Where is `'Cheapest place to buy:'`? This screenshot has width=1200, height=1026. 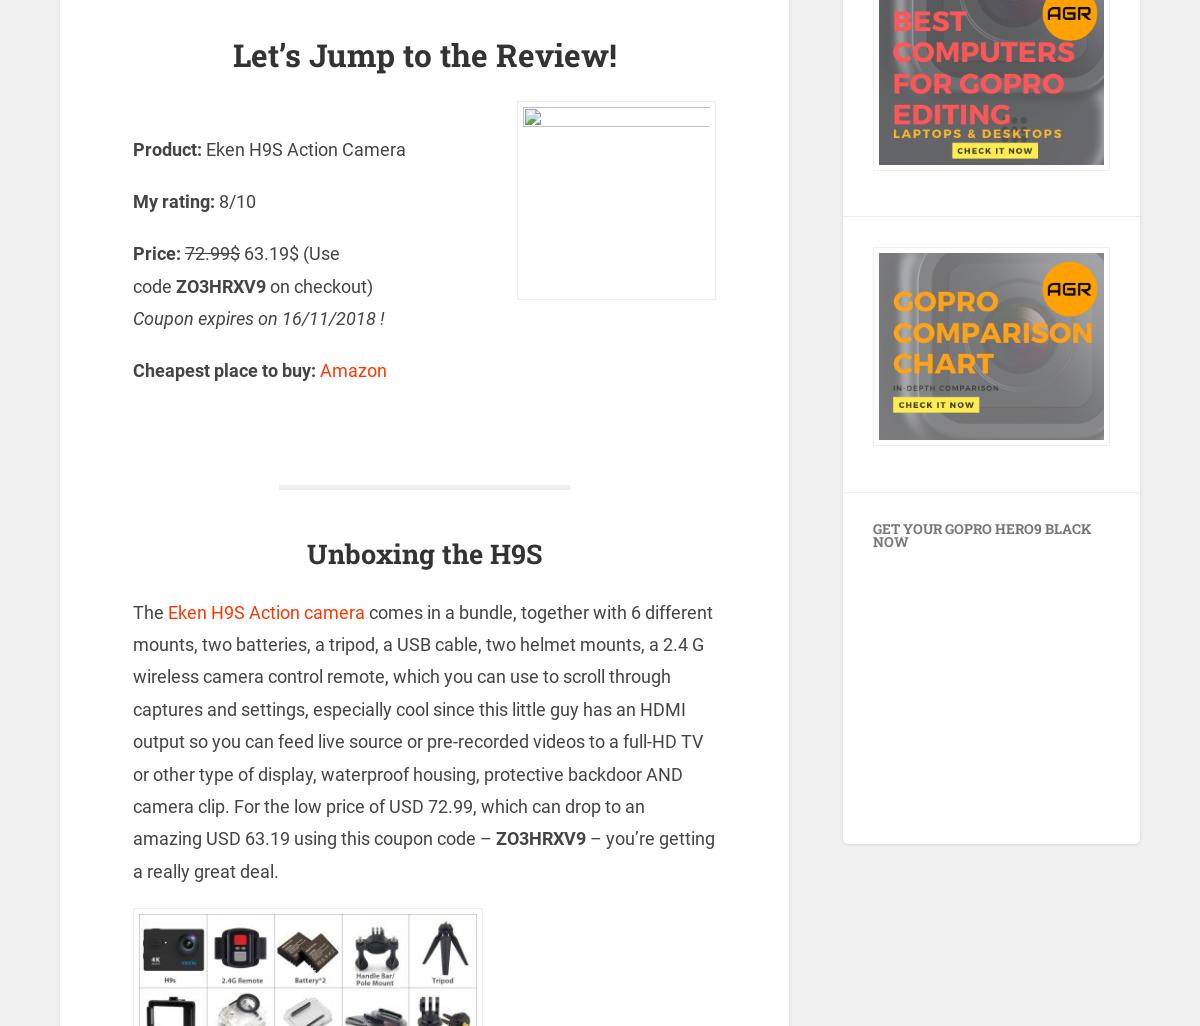
'Cheapest place to buy:' is located at coordinates (224, 369).